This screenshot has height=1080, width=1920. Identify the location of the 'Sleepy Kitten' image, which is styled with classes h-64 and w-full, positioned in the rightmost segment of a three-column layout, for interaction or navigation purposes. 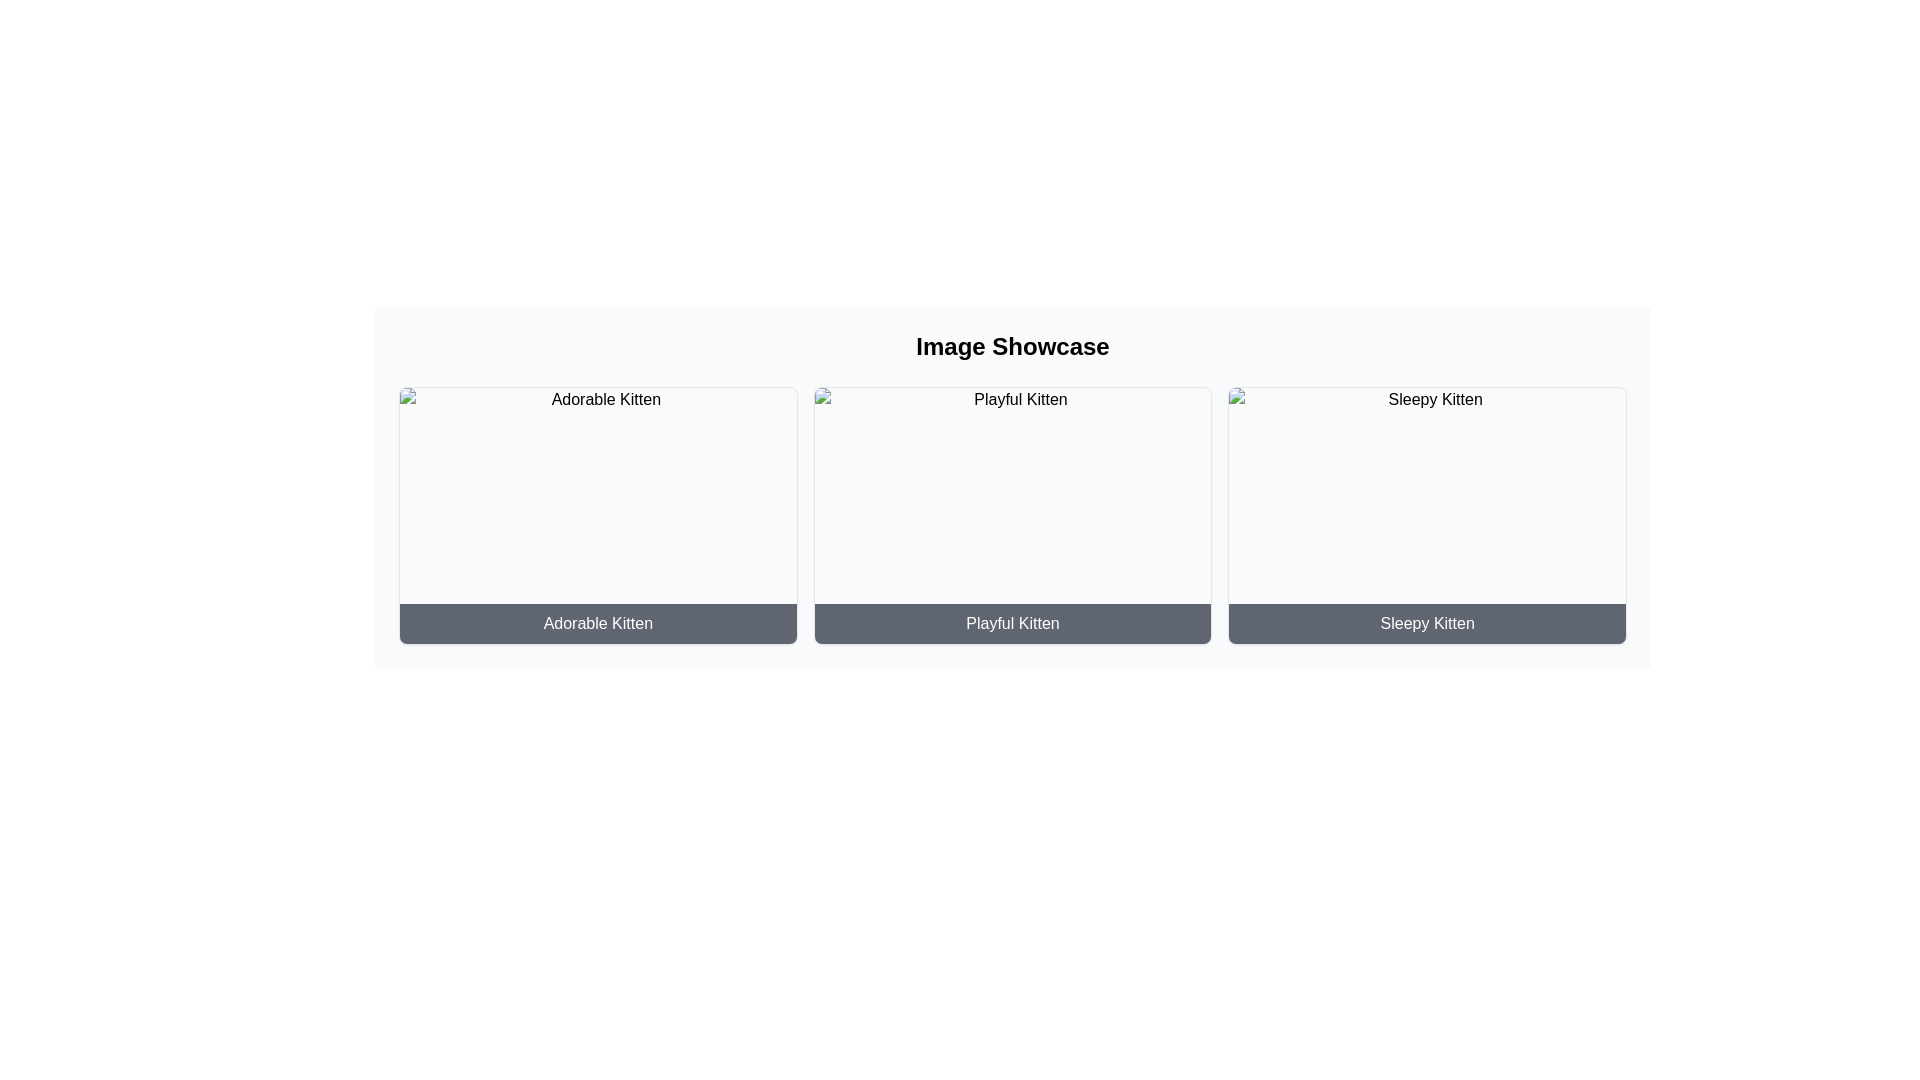
(1426, 515).